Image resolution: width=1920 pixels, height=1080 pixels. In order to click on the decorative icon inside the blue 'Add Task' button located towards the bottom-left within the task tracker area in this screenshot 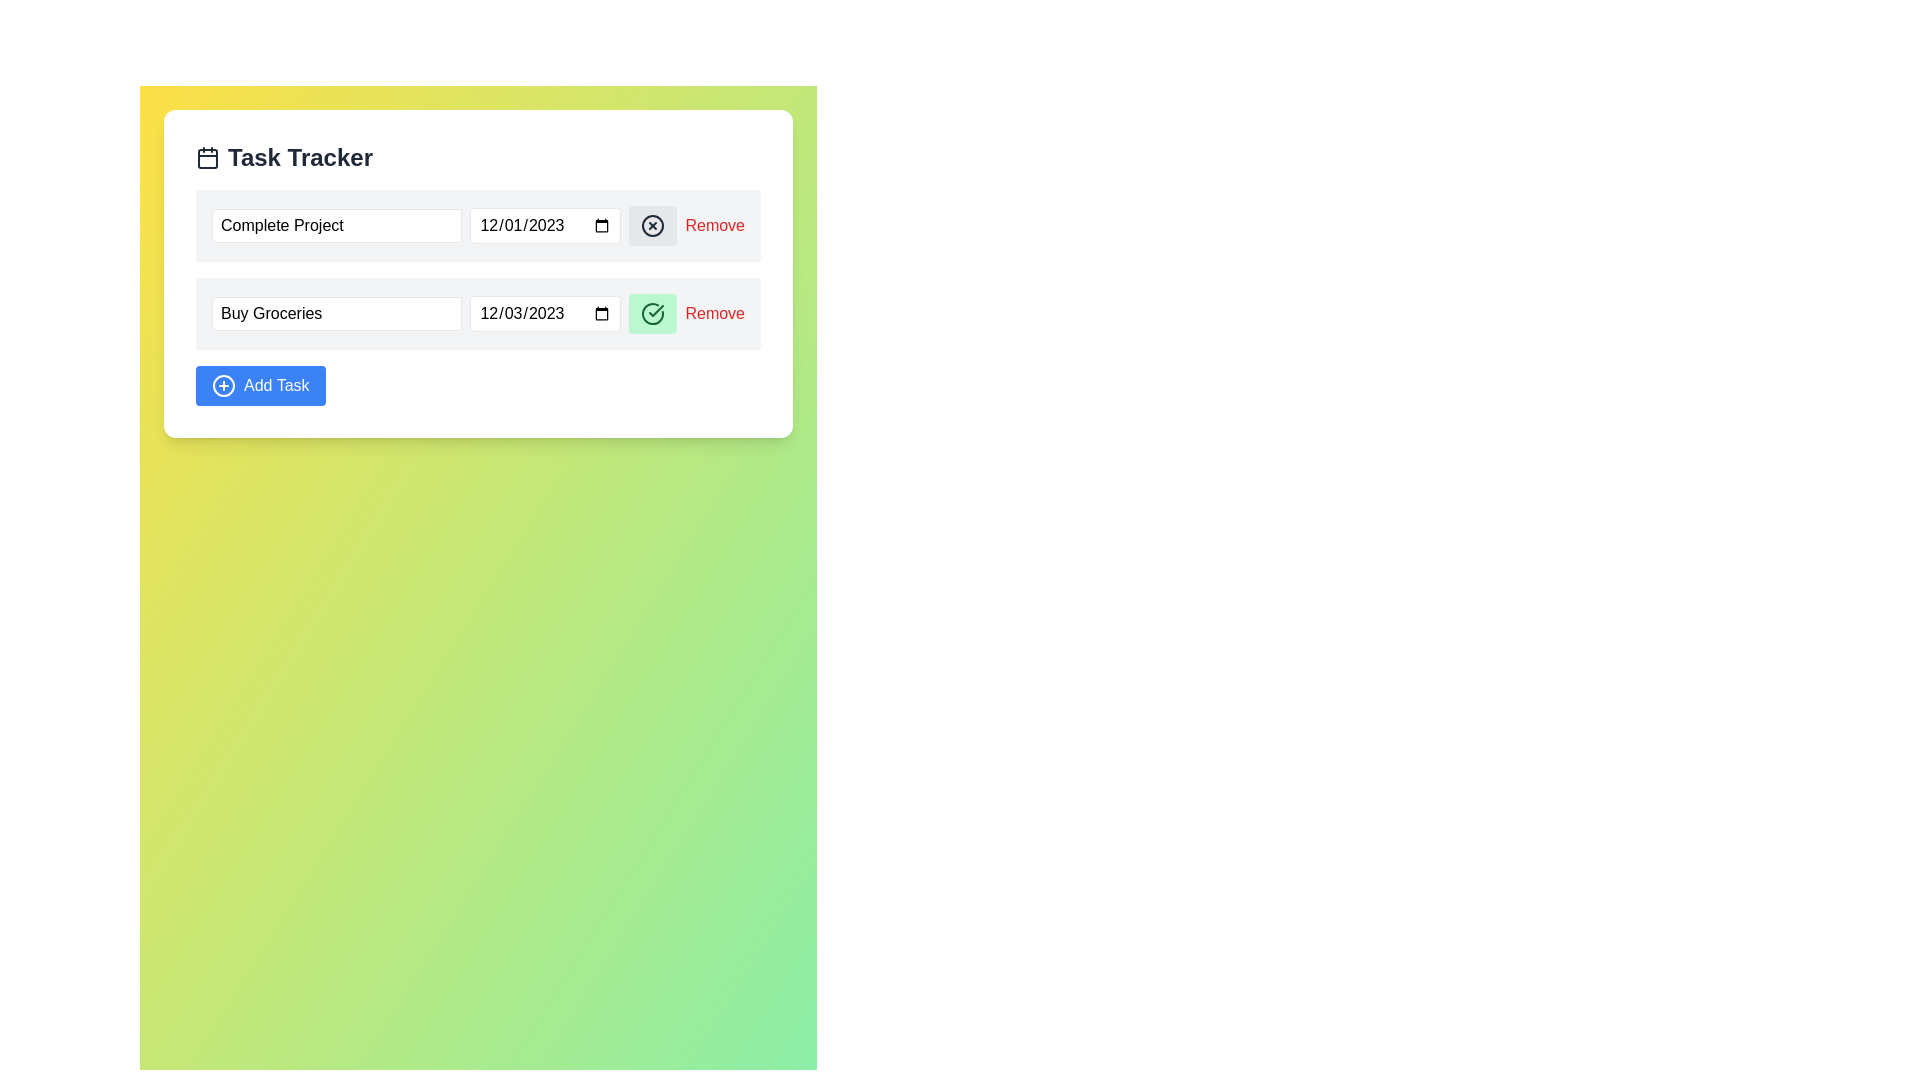, I will do `click(224, 385)`.